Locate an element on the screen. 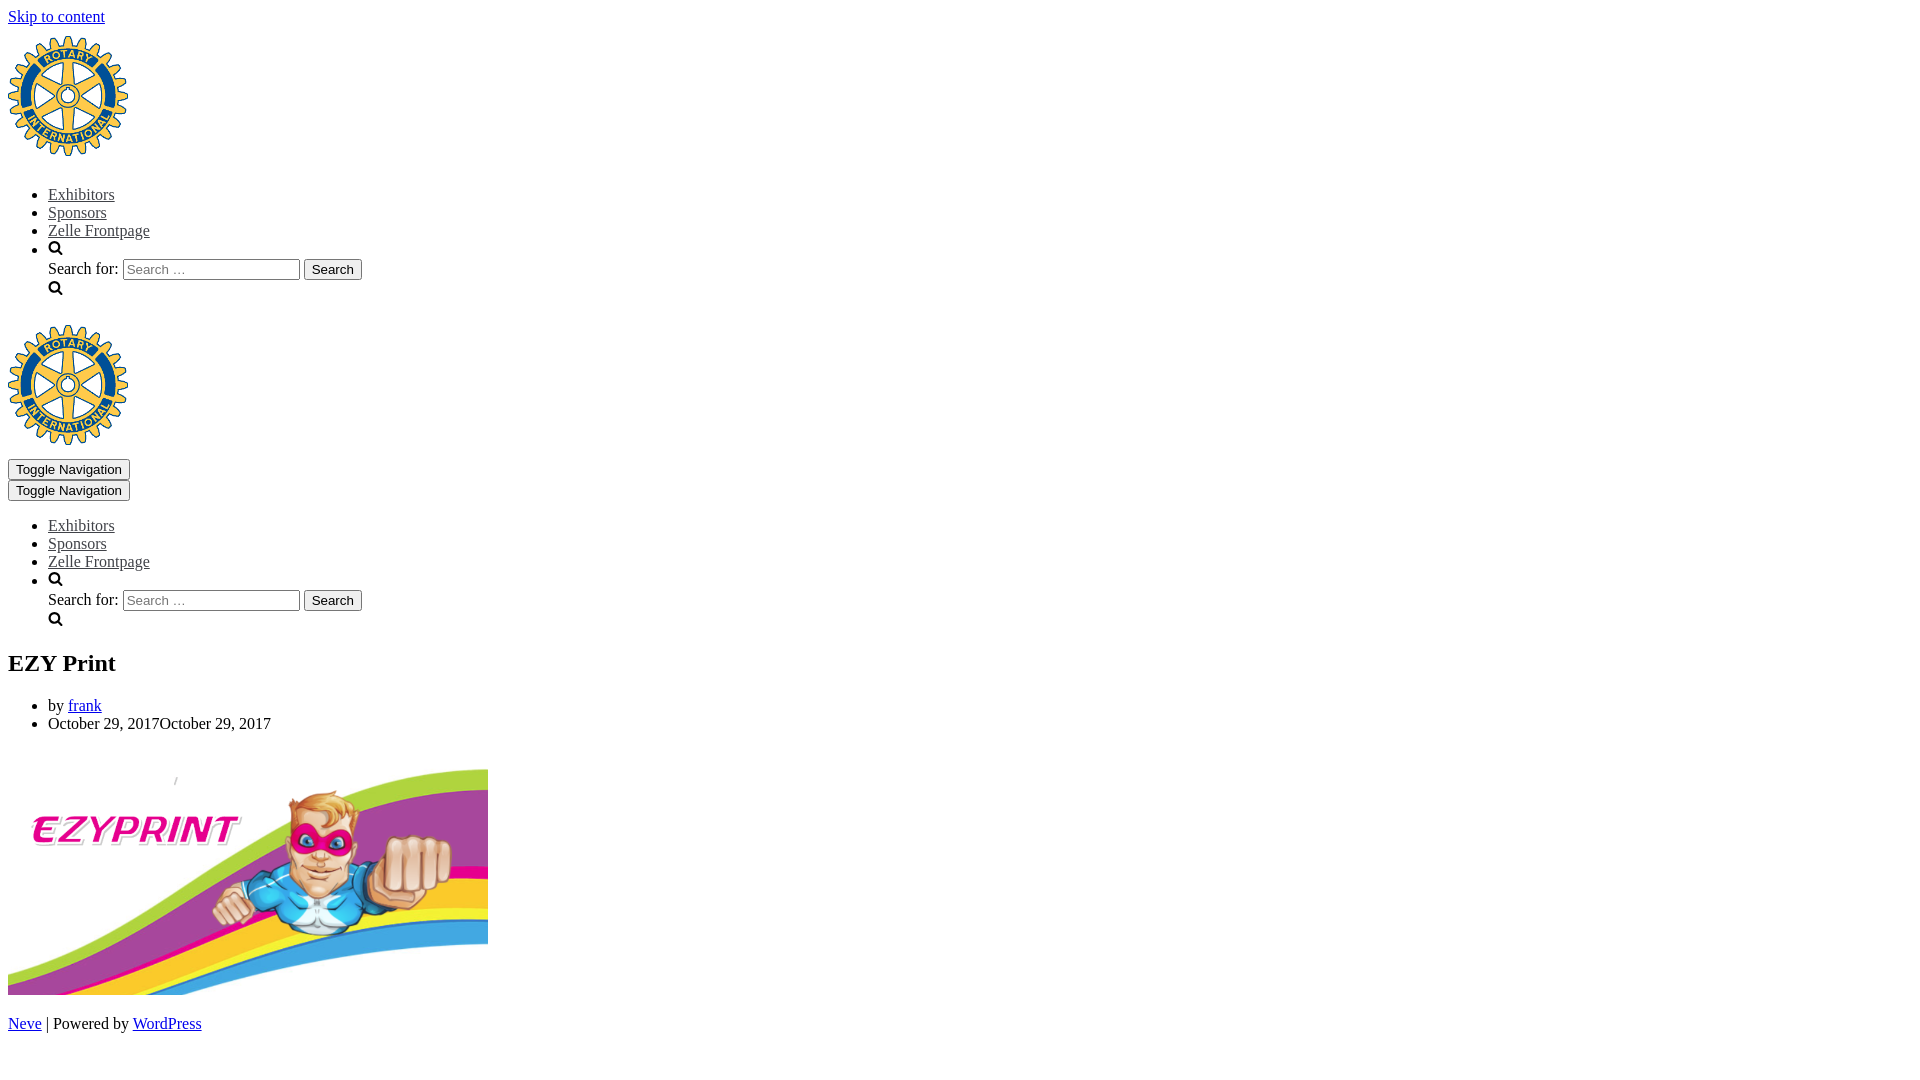 Image resolution: width=1920 pixels, height=1080 pixels. 'Search' is located at coordinates (332, 268).